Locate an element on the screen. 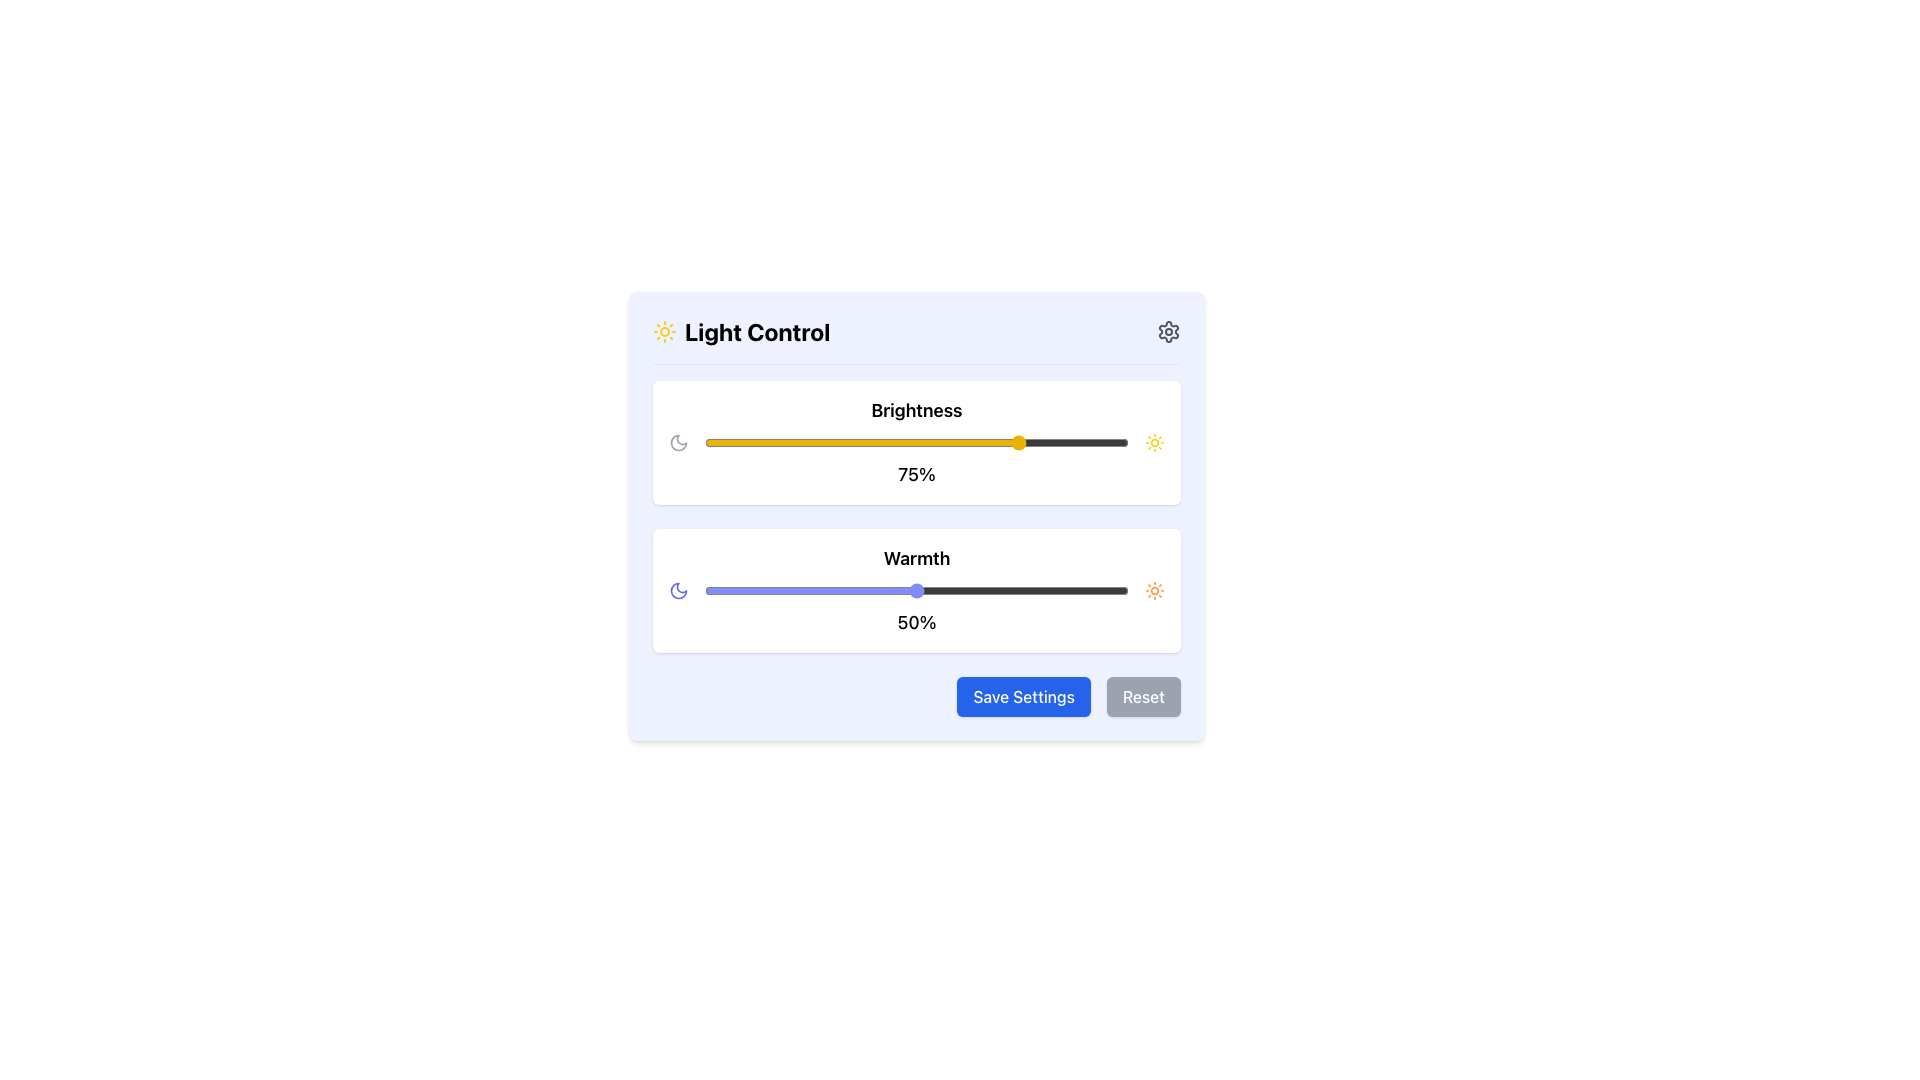  the orange sun-shaped icon located at the top right of the 'Light Control' interface is located at coordinates (1155, 589).